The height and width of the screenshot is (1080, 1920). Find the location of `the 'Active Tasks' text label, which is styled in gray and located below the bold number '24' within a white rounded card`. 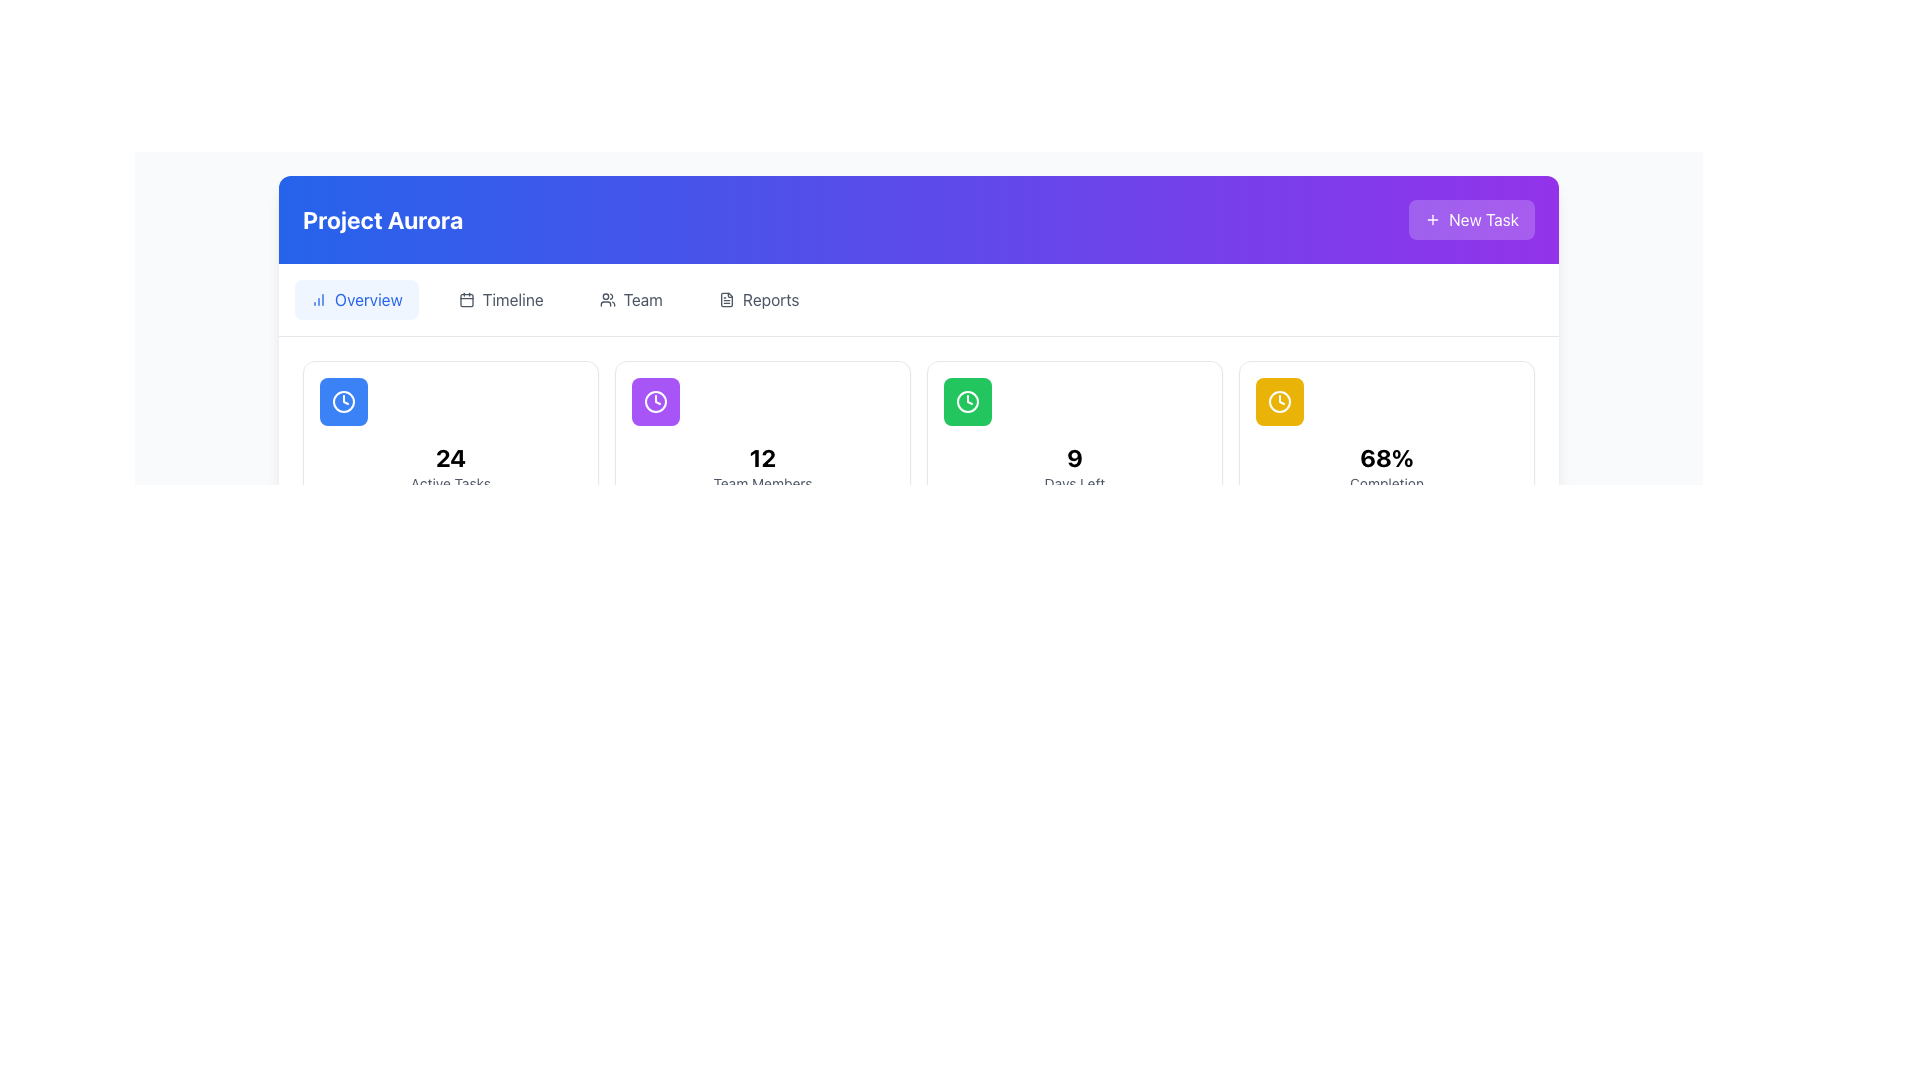

the 'Active Tasks' text label, which is styled in gray and located below the bold number '24' within a white rounded card is located at coordinates (450, 483).